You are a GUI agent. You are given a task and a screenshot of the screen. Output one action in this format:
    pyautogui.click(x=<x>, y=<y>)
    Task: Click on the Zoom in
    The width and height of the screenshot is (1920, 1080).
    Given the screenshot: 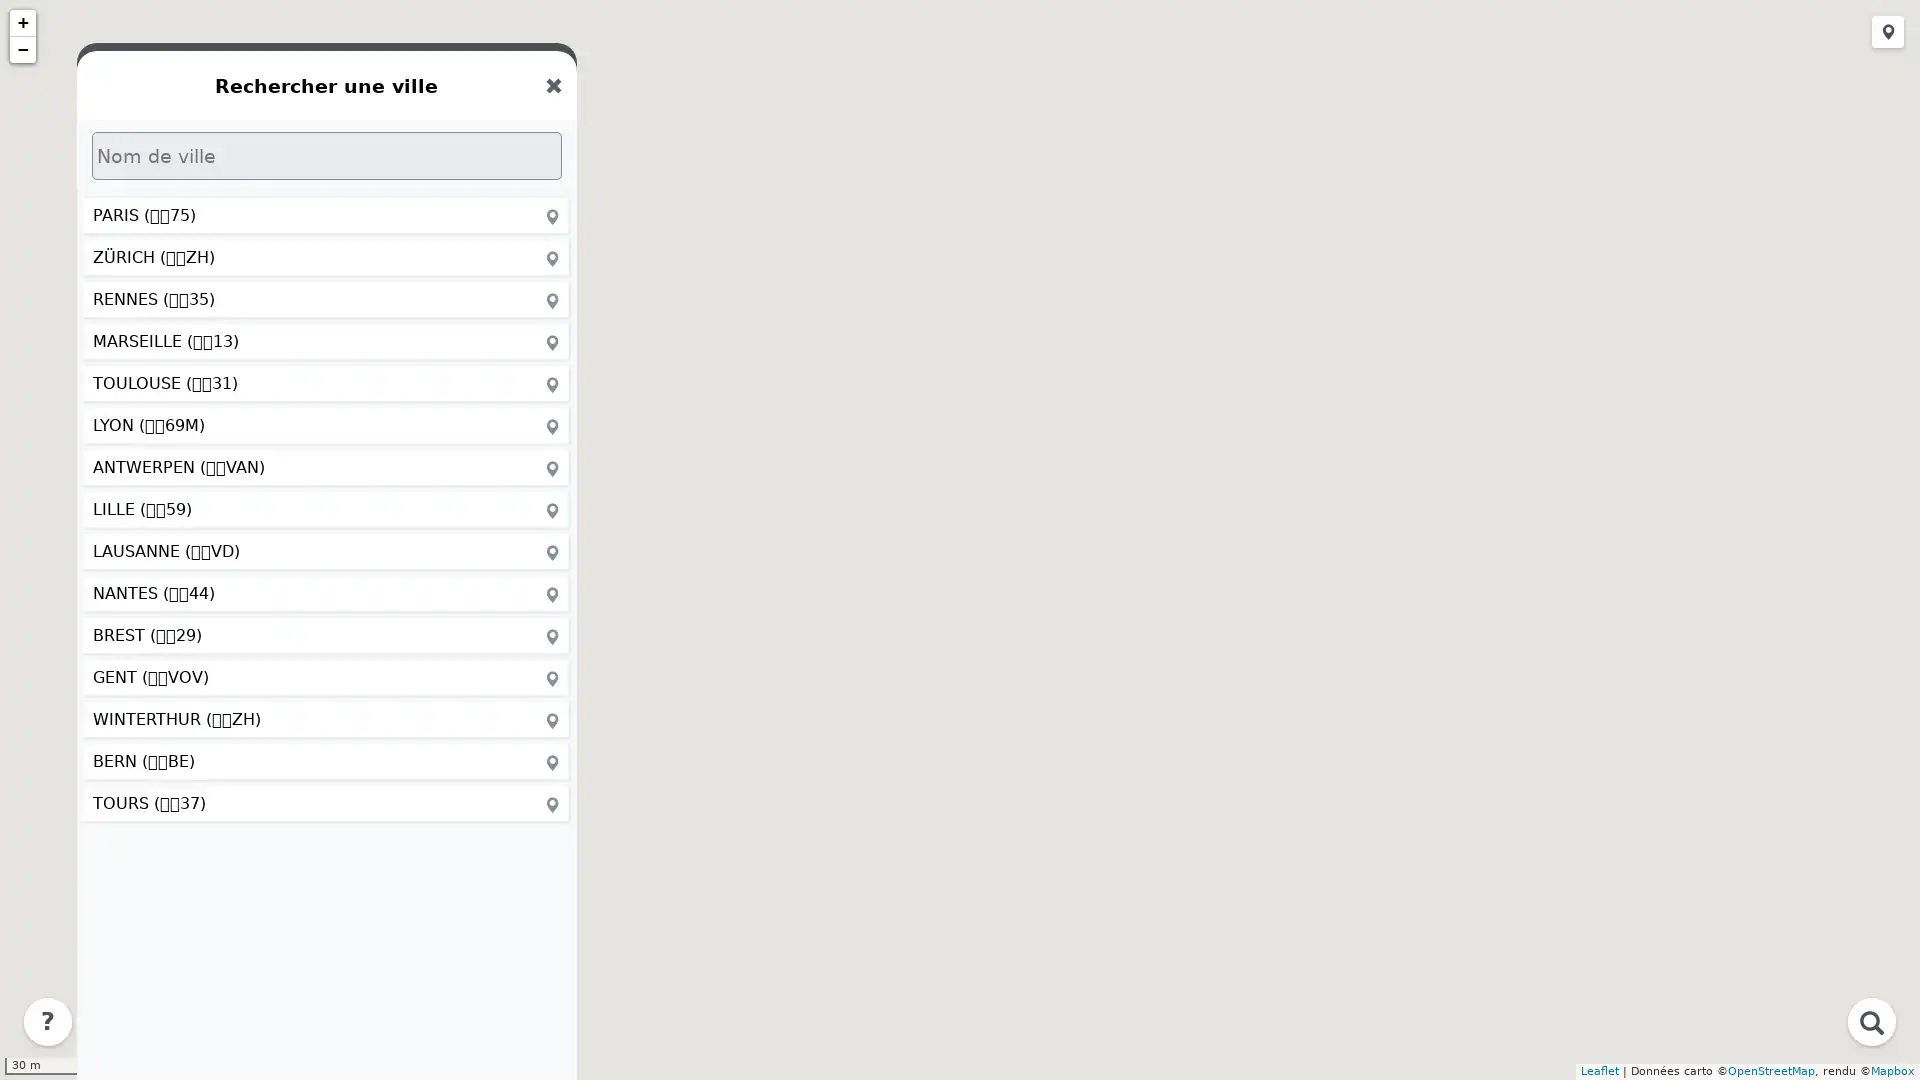 What is the action you would take?
    pyautogui.click(x=23, y=23)
    